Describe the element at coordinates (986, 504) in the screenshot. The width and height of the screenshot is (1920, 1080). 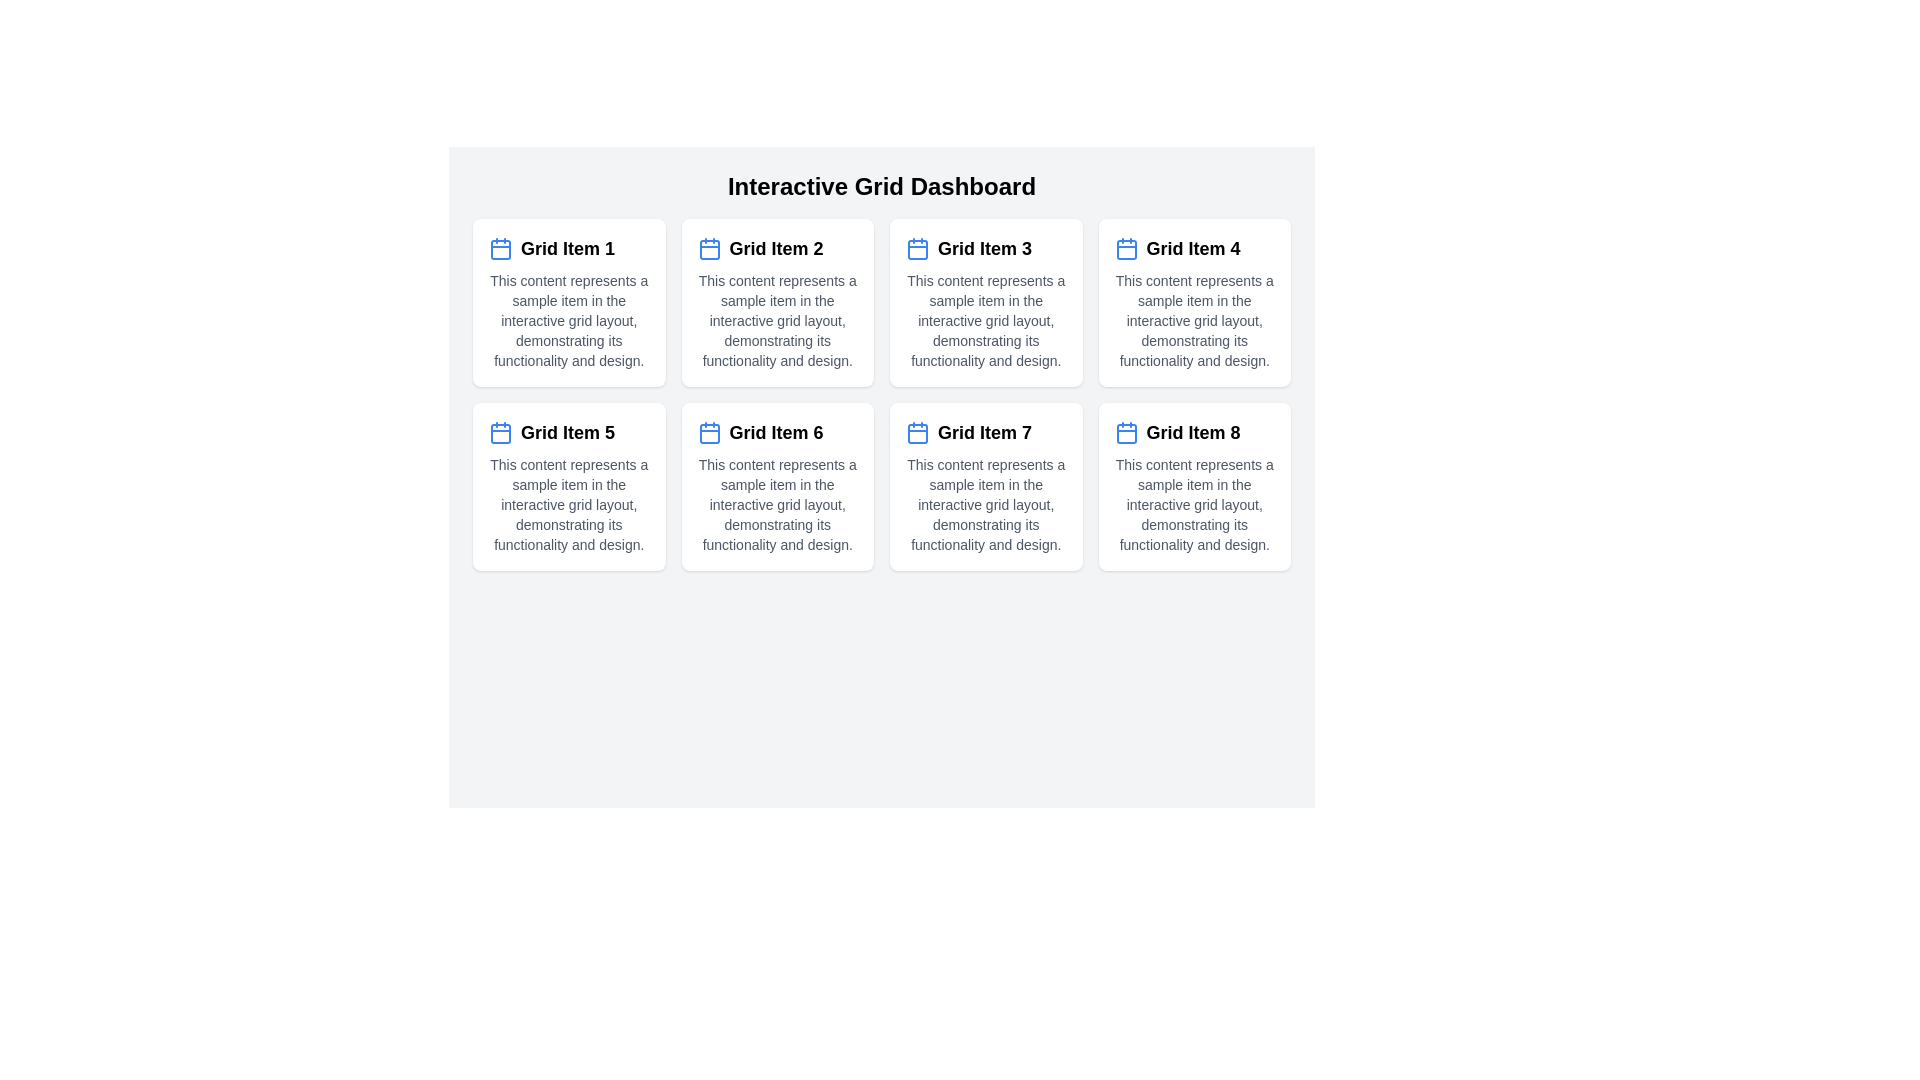
I see `the descriptive text element below the title 'Grid Item 7', which reads 'This content represents a sample item in the interactive grid layout, demonstrating its functionality and design.'` at that location.